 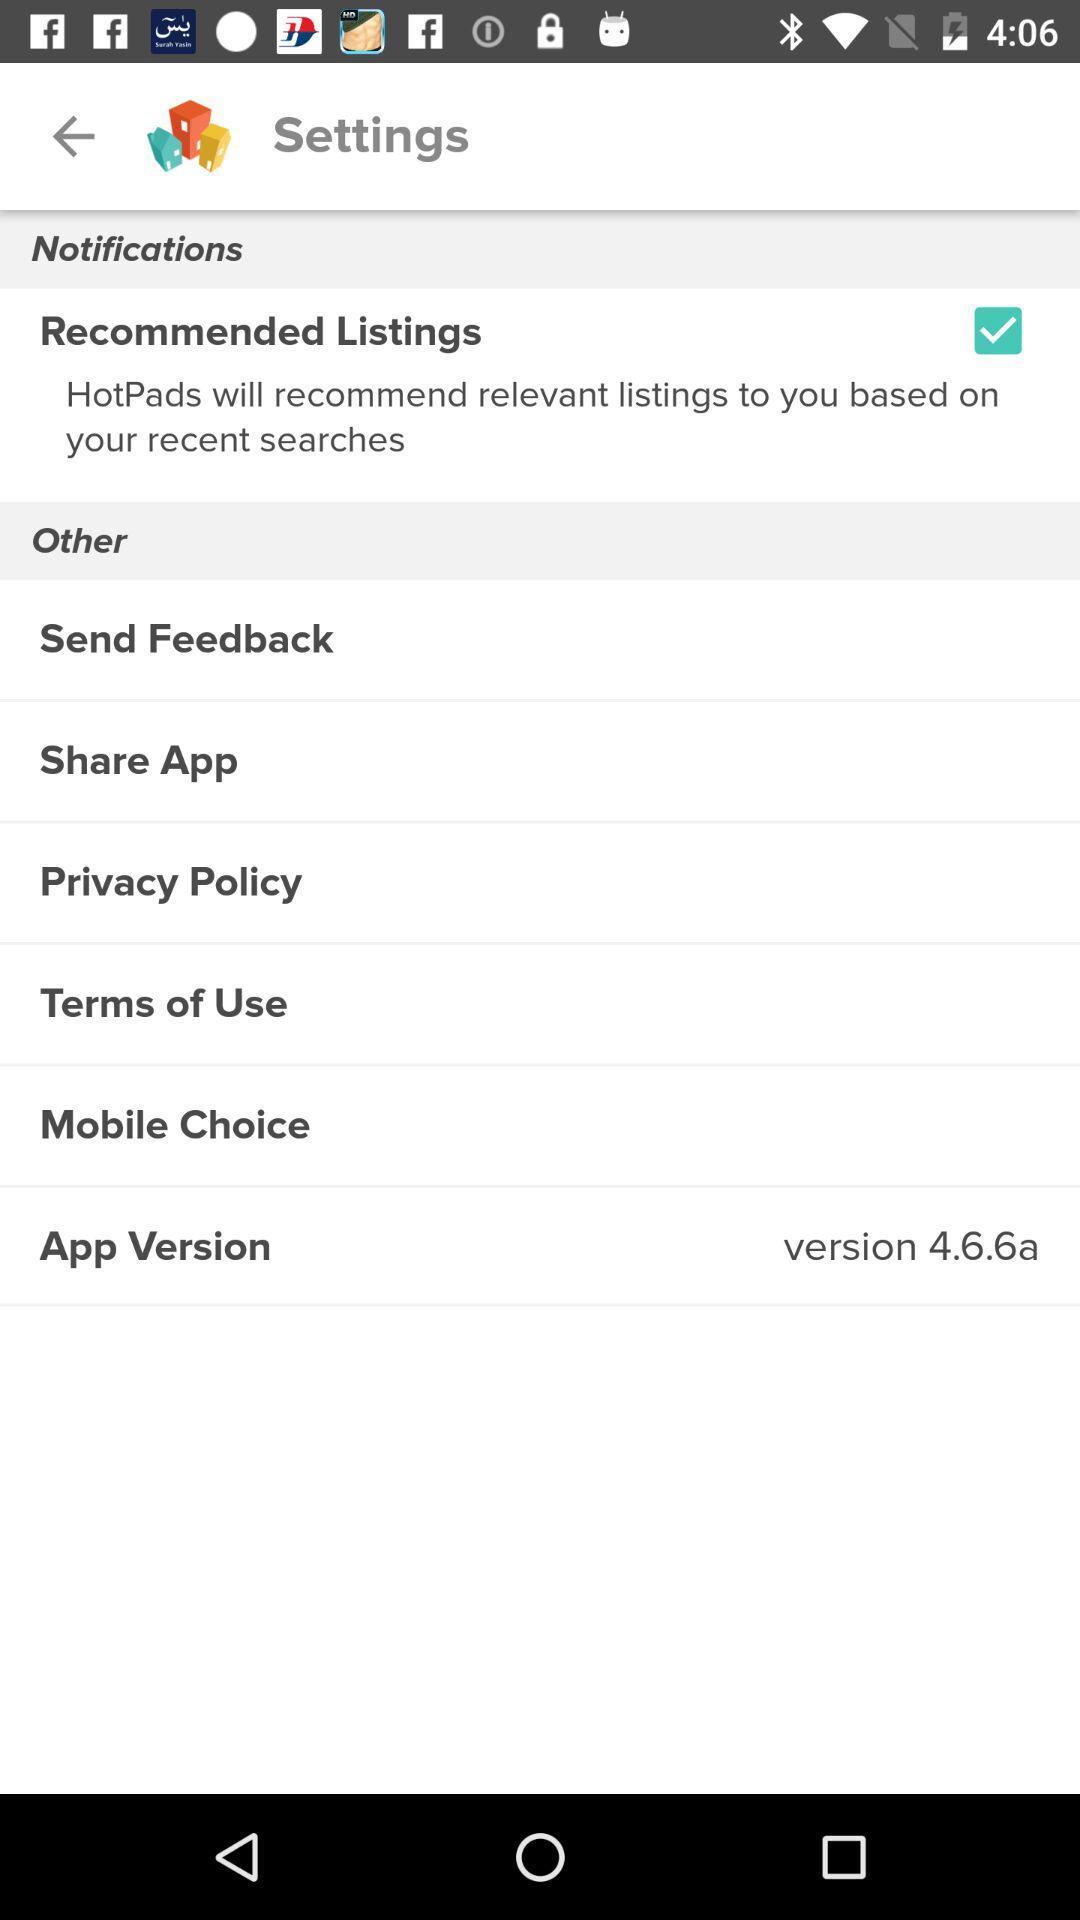 What do you see at coordinates (998, 330) in the screenshot?
I see `icon at the top right corner` at bounding box center [998, 330].